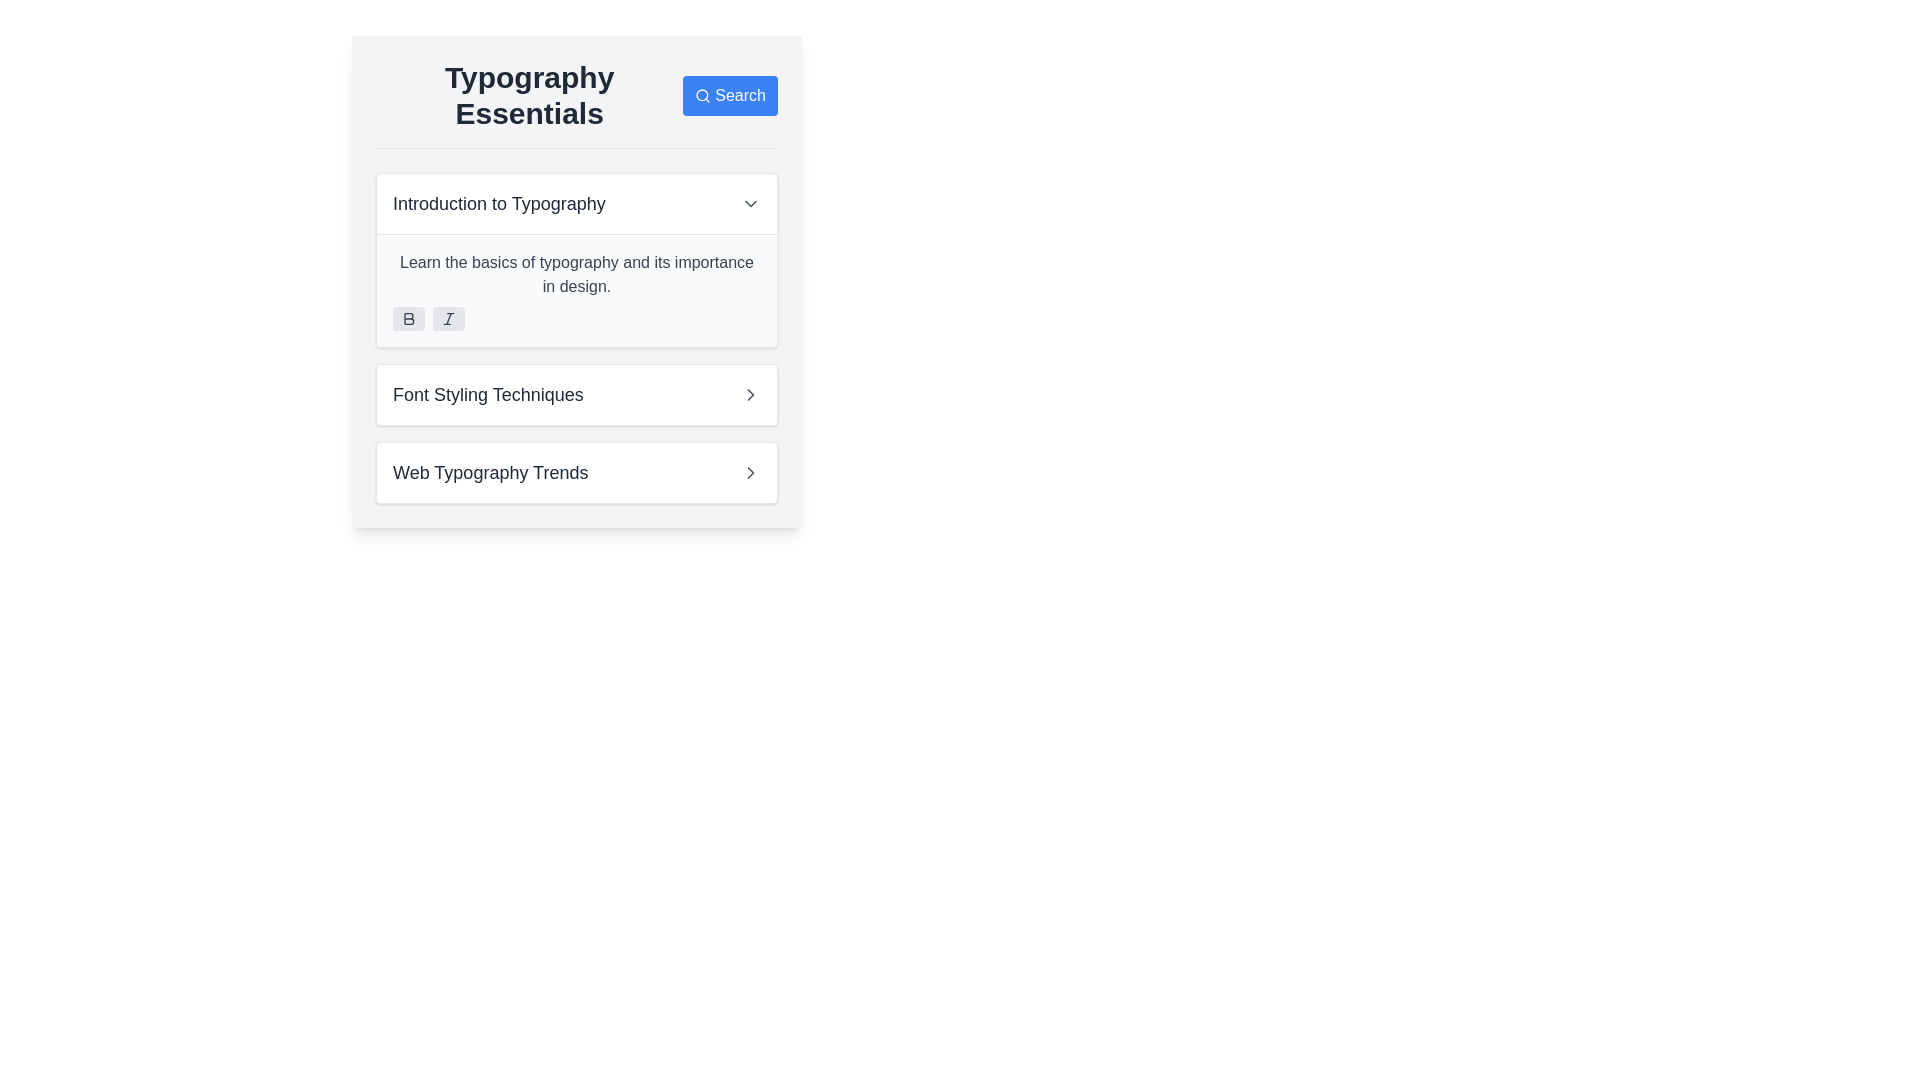 The height and width of the screenshot is (1080, 1920). I want to click on the chevron-shaped icon pointing, so click(749, 394).